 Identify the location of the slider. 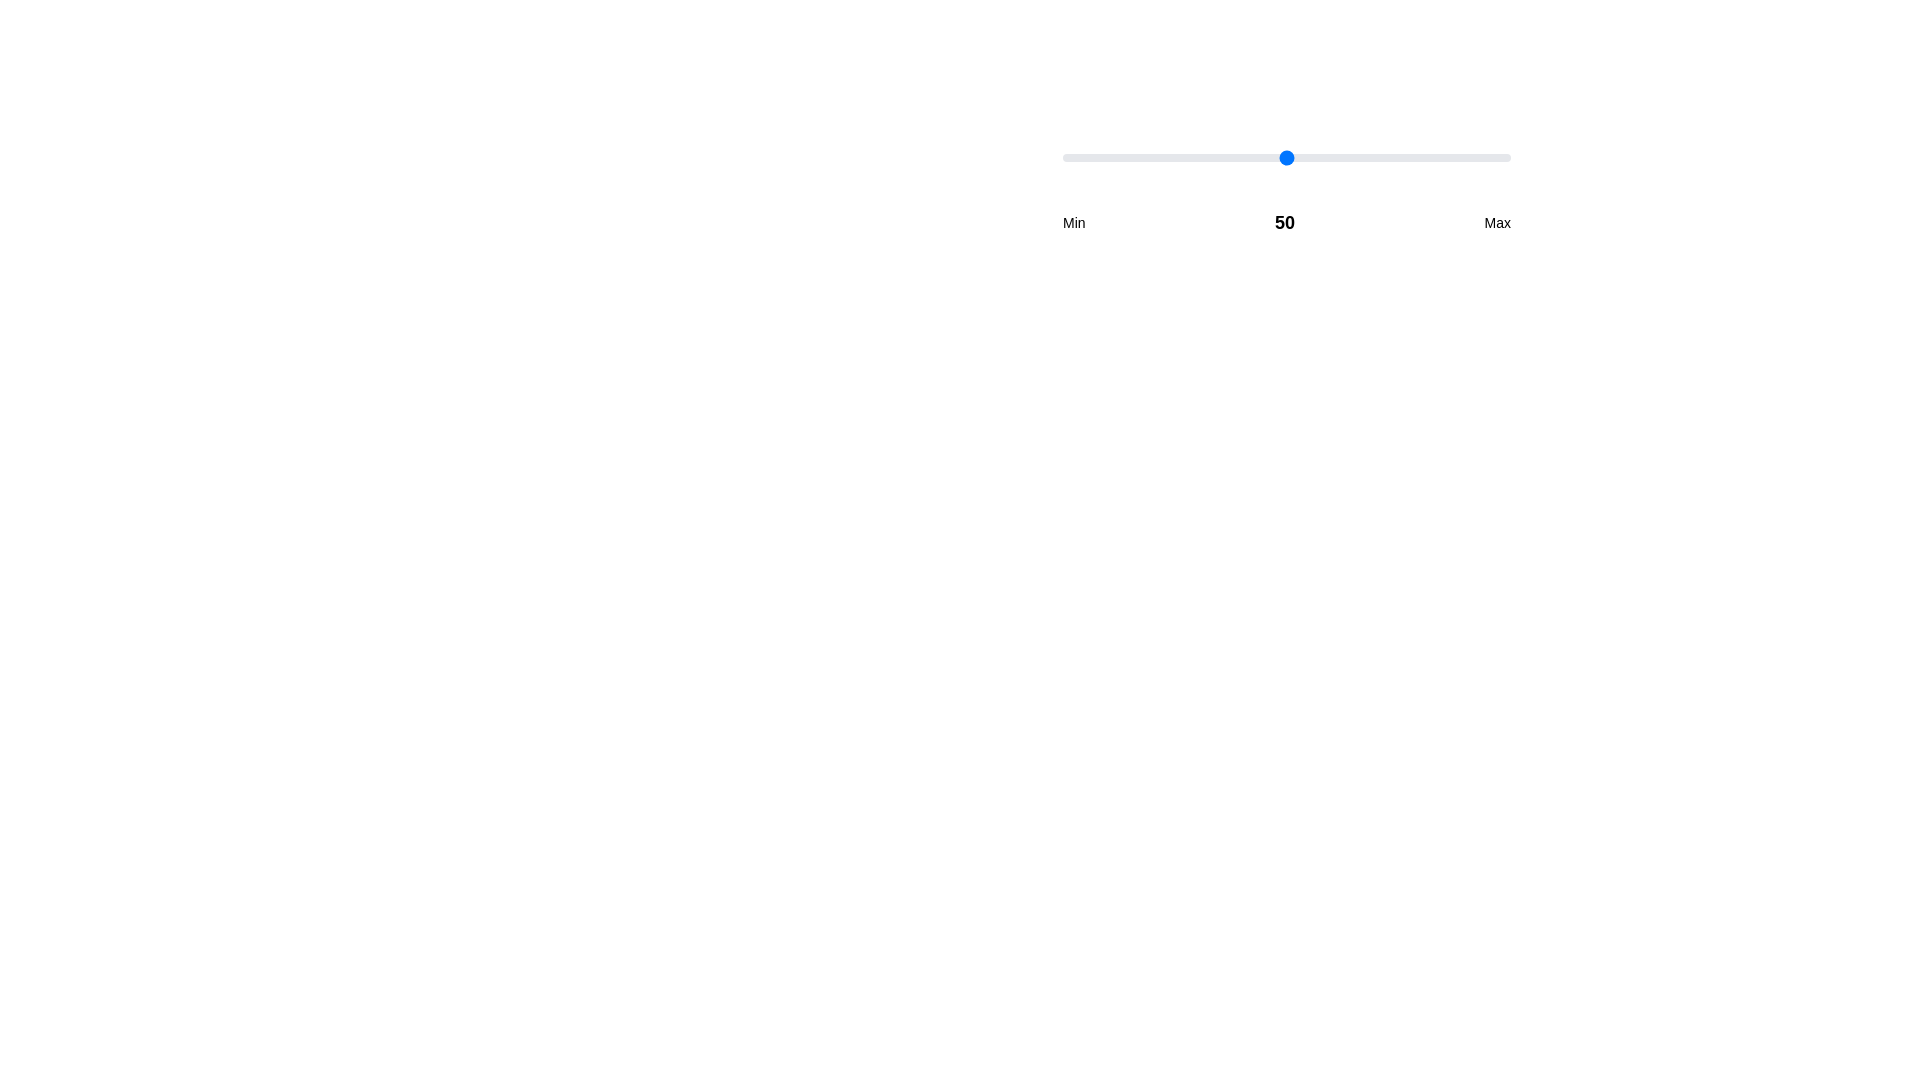
(1084, 157).